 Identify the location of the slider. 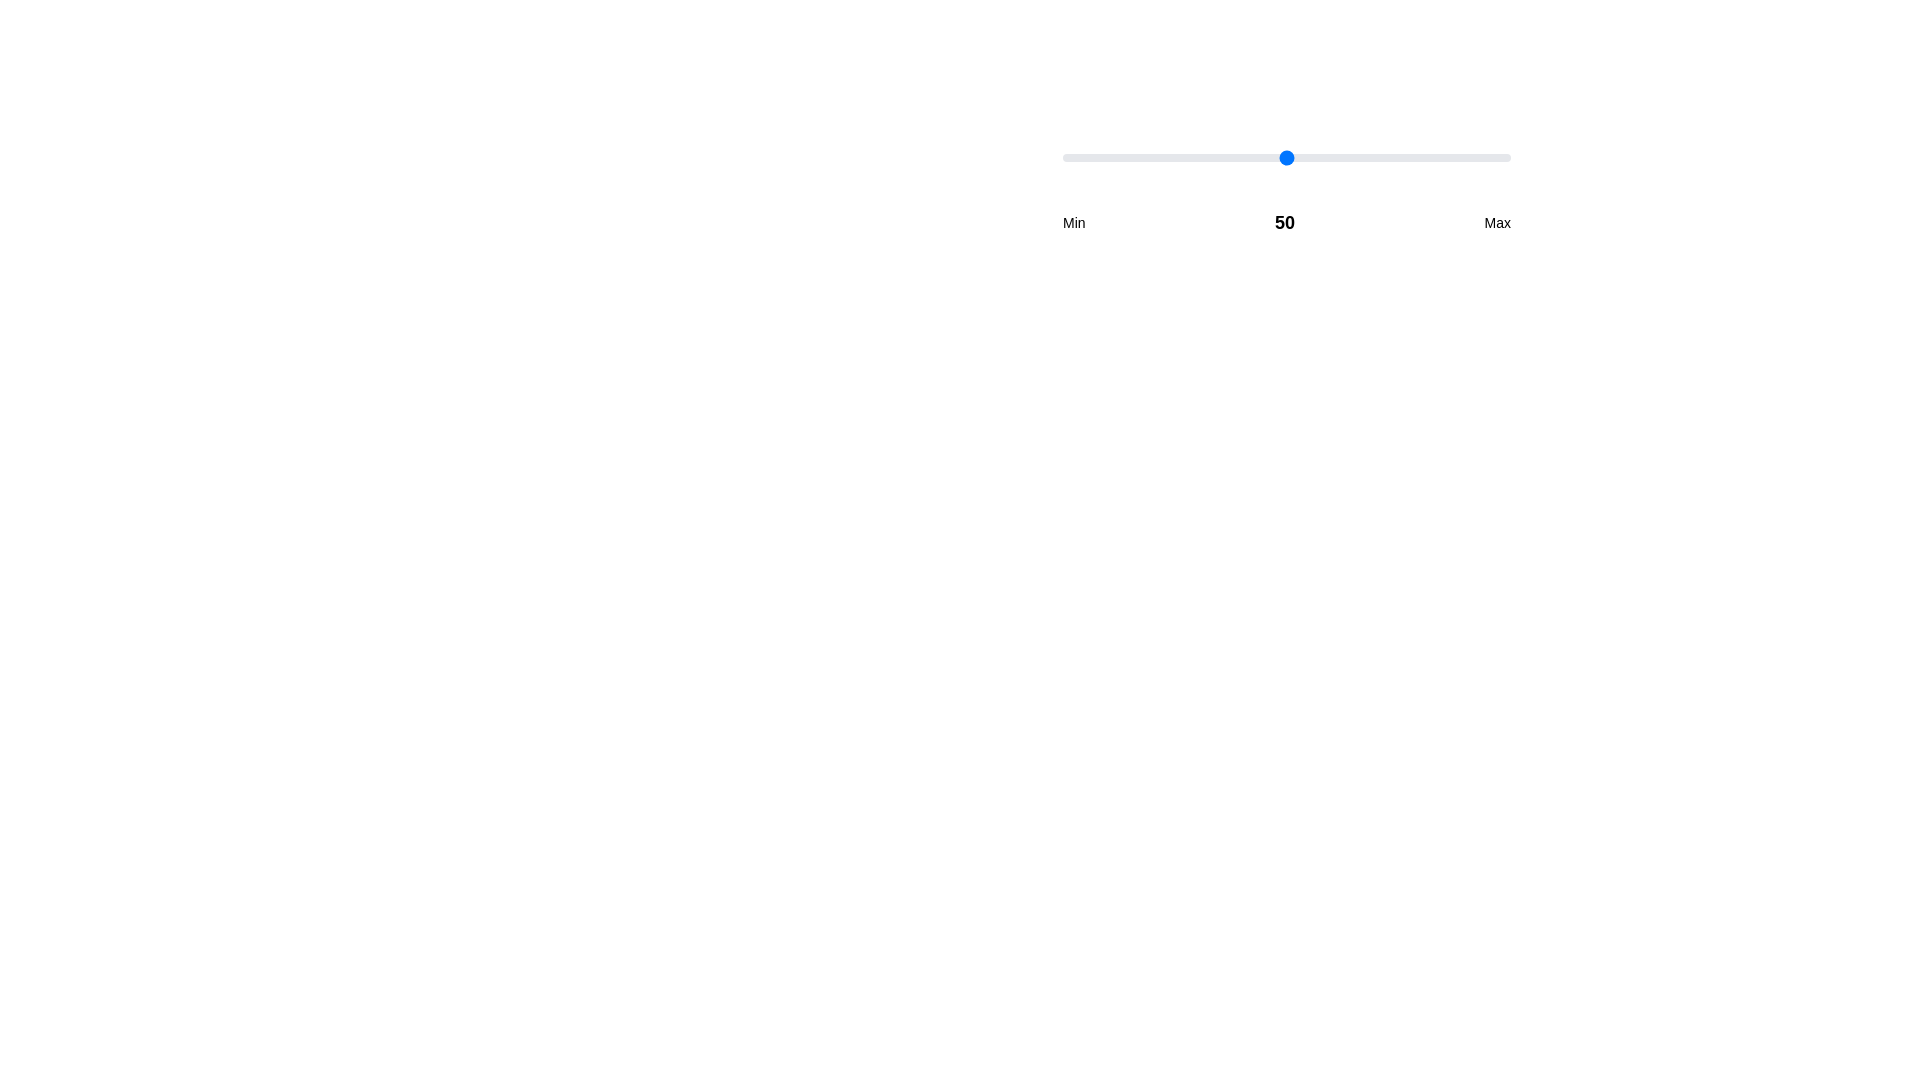
(1084, 157).